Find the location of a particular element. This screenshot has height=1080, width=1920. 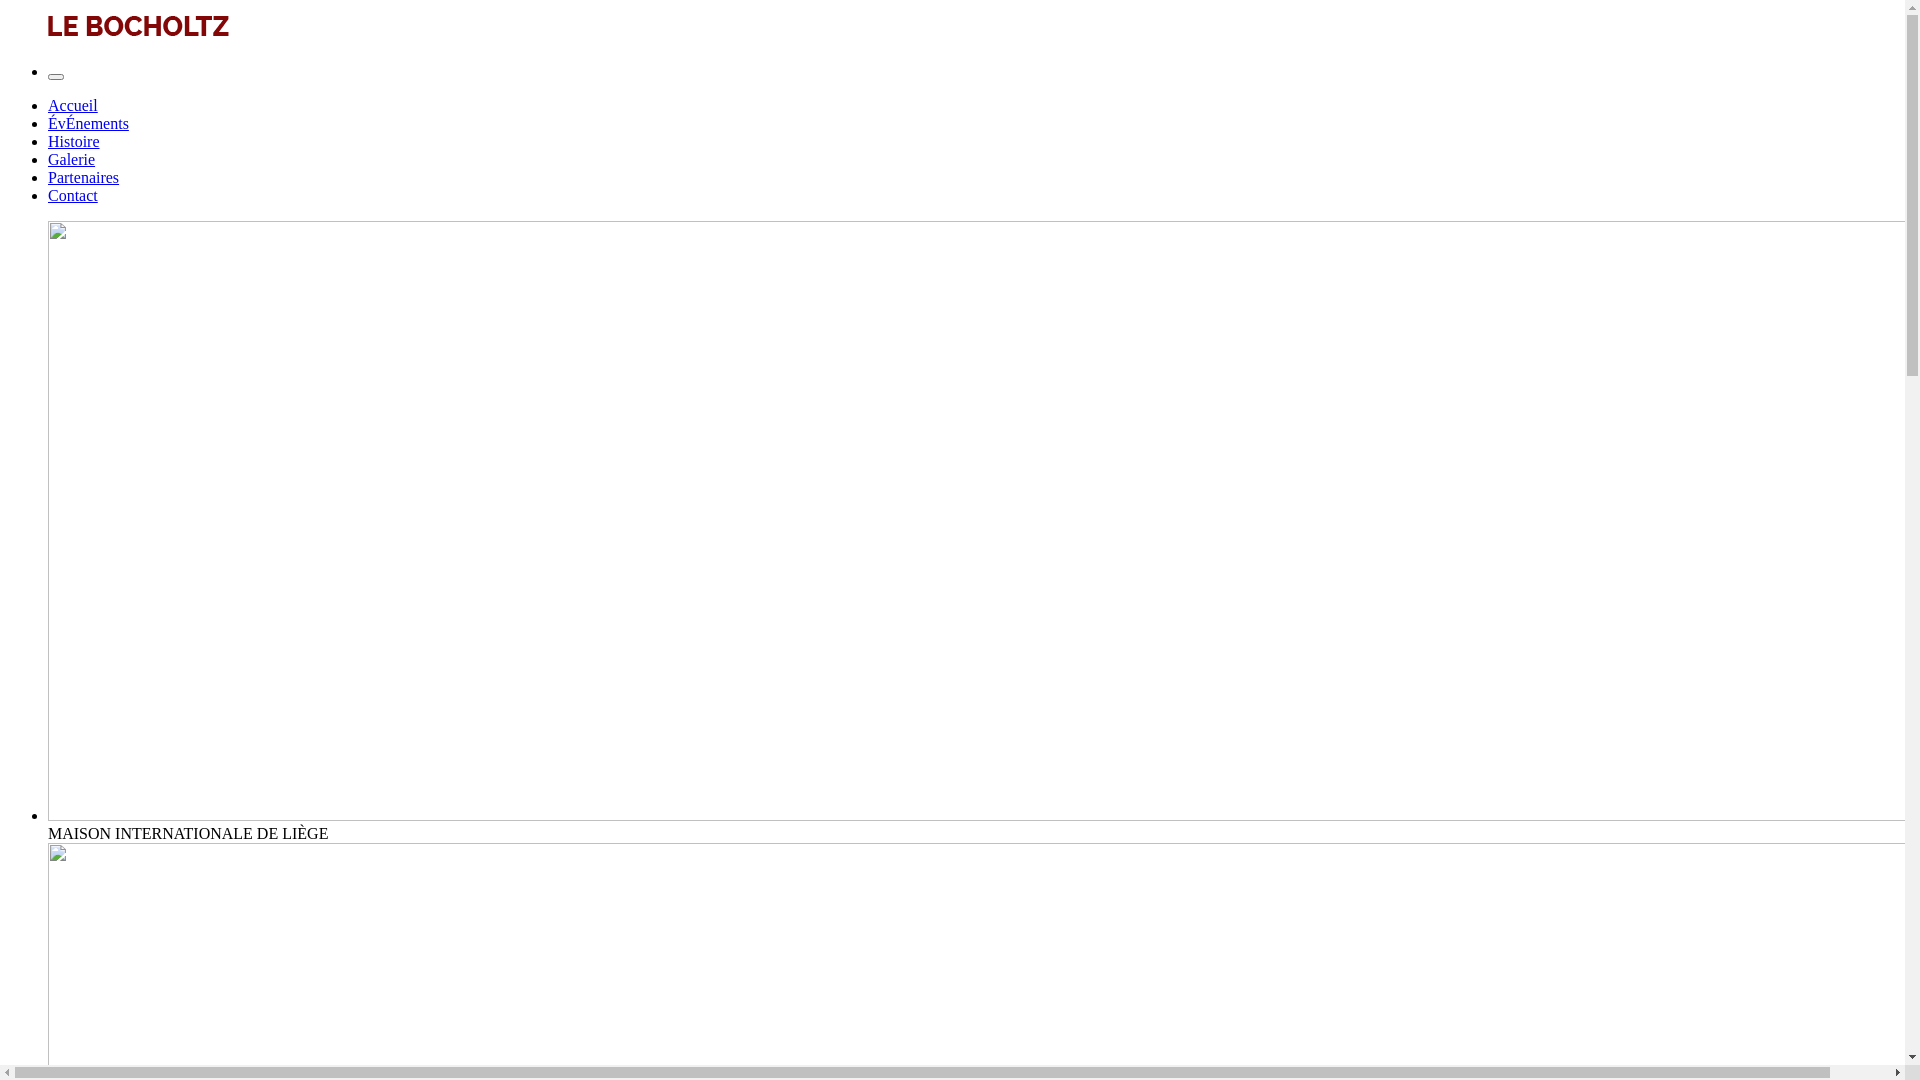

'Contact' is located at coordinates (48, 195).